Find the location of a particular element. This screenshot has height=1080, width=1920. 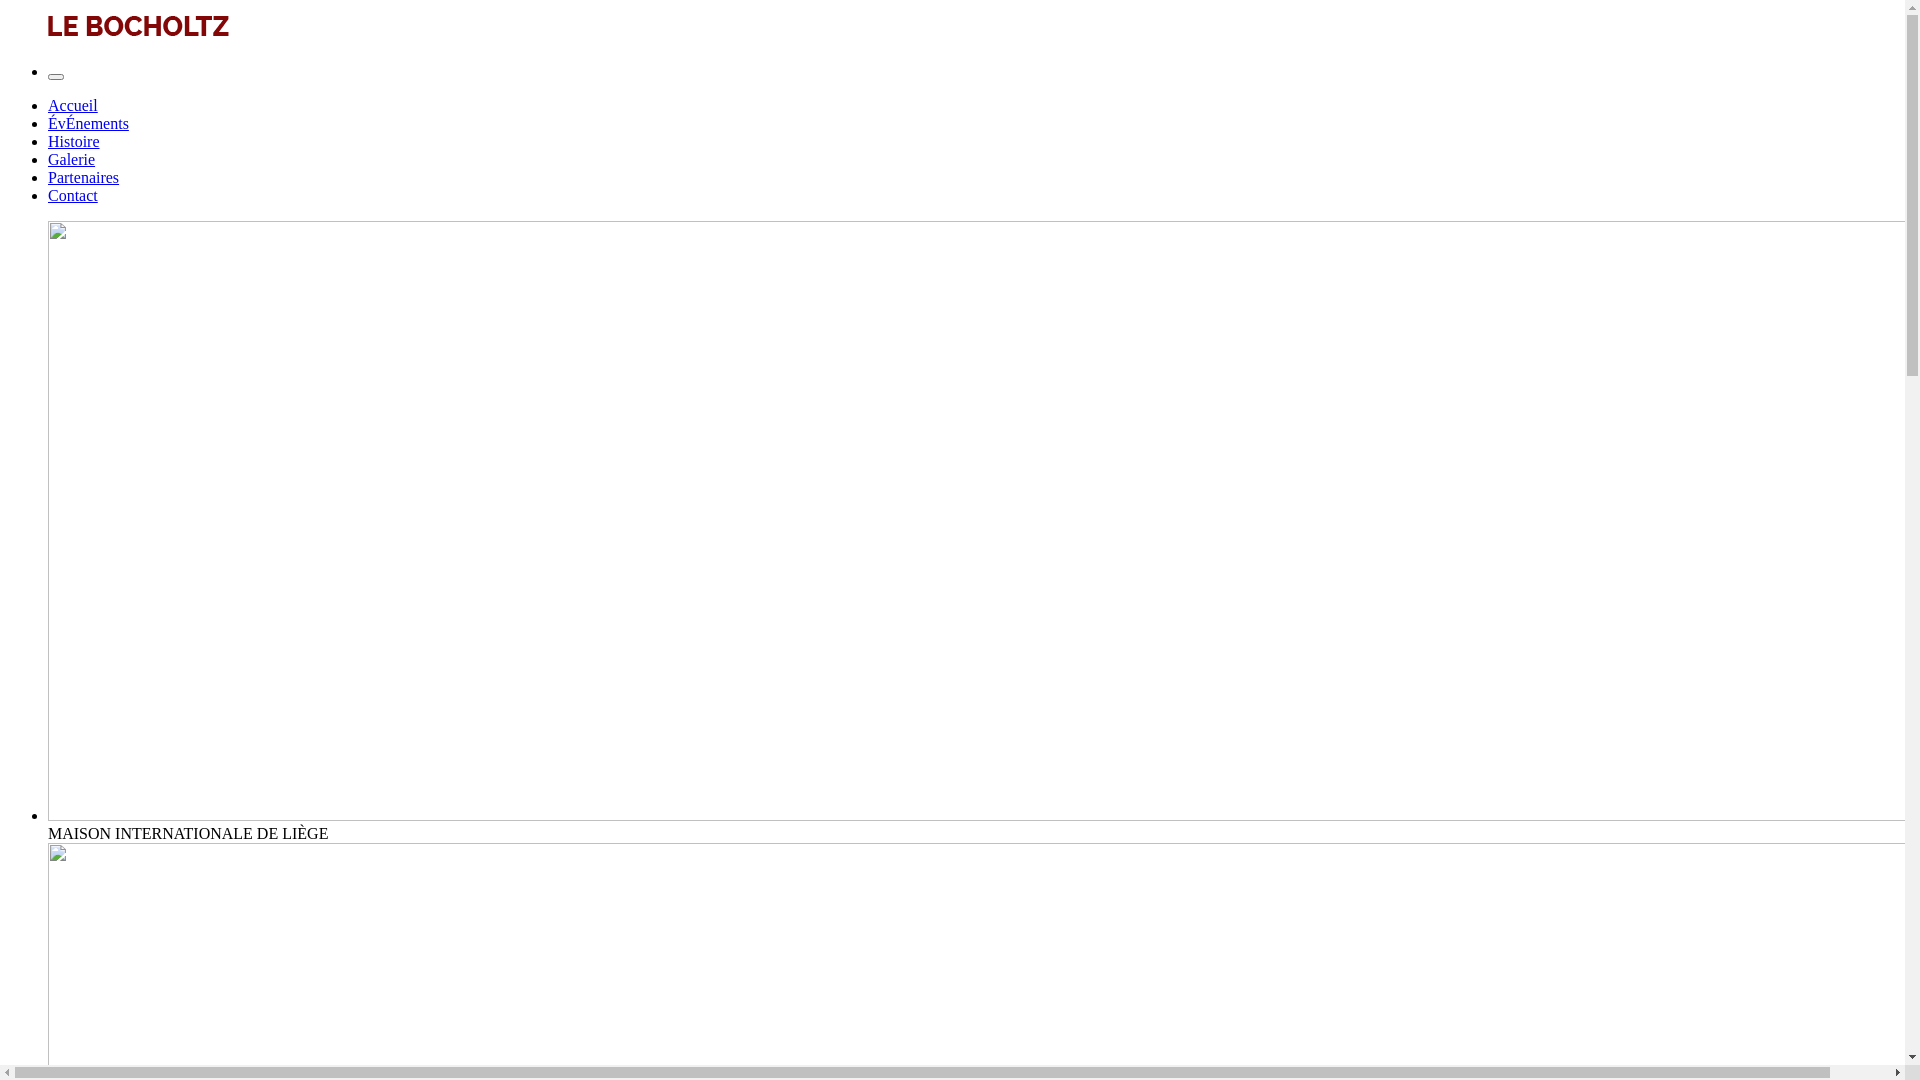

'Contact' is located at coordinates (48, 195).